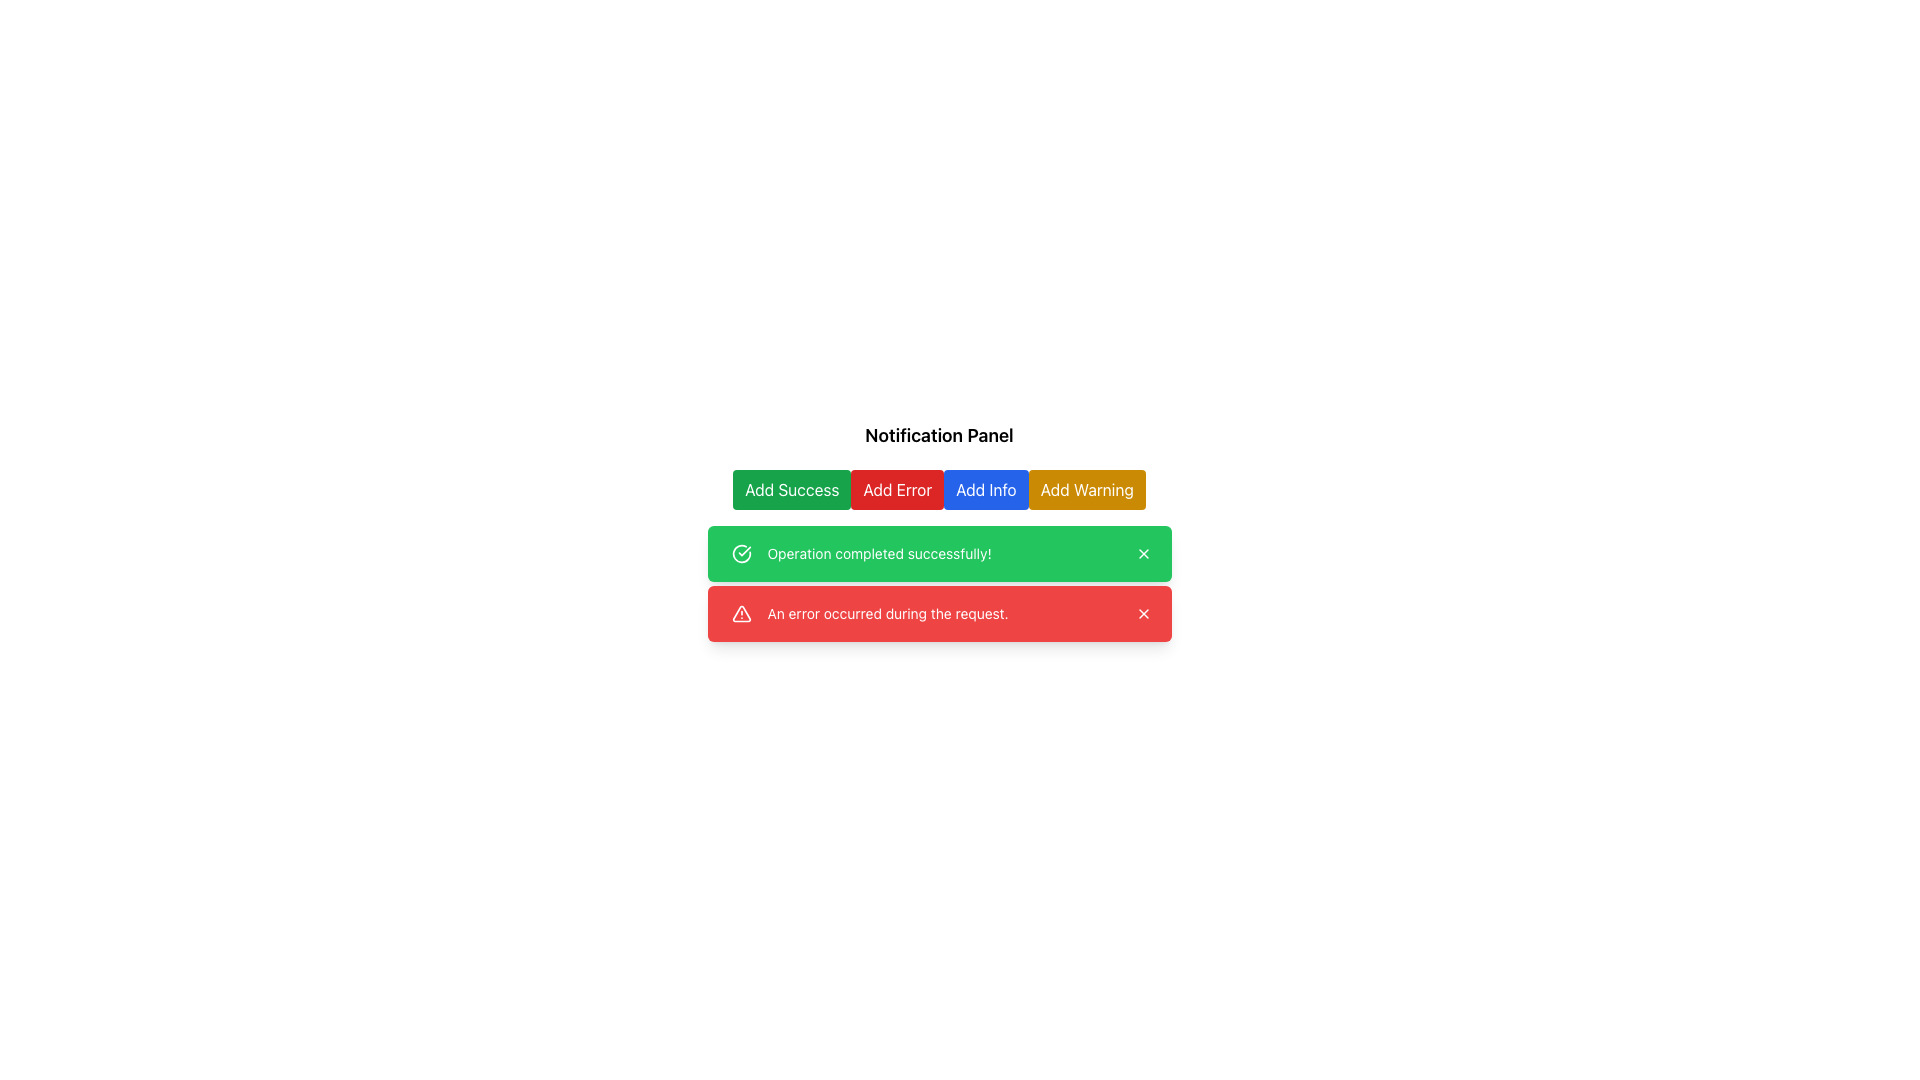 Image resolution: width=1920 pixels, height=1080 pixels. I want to click on the circular checkmark icon with a white stroke on a green background, which indicates success, located on the left side of the green notification banner that displays 'Operation completed successfully!', so click(740, 554).